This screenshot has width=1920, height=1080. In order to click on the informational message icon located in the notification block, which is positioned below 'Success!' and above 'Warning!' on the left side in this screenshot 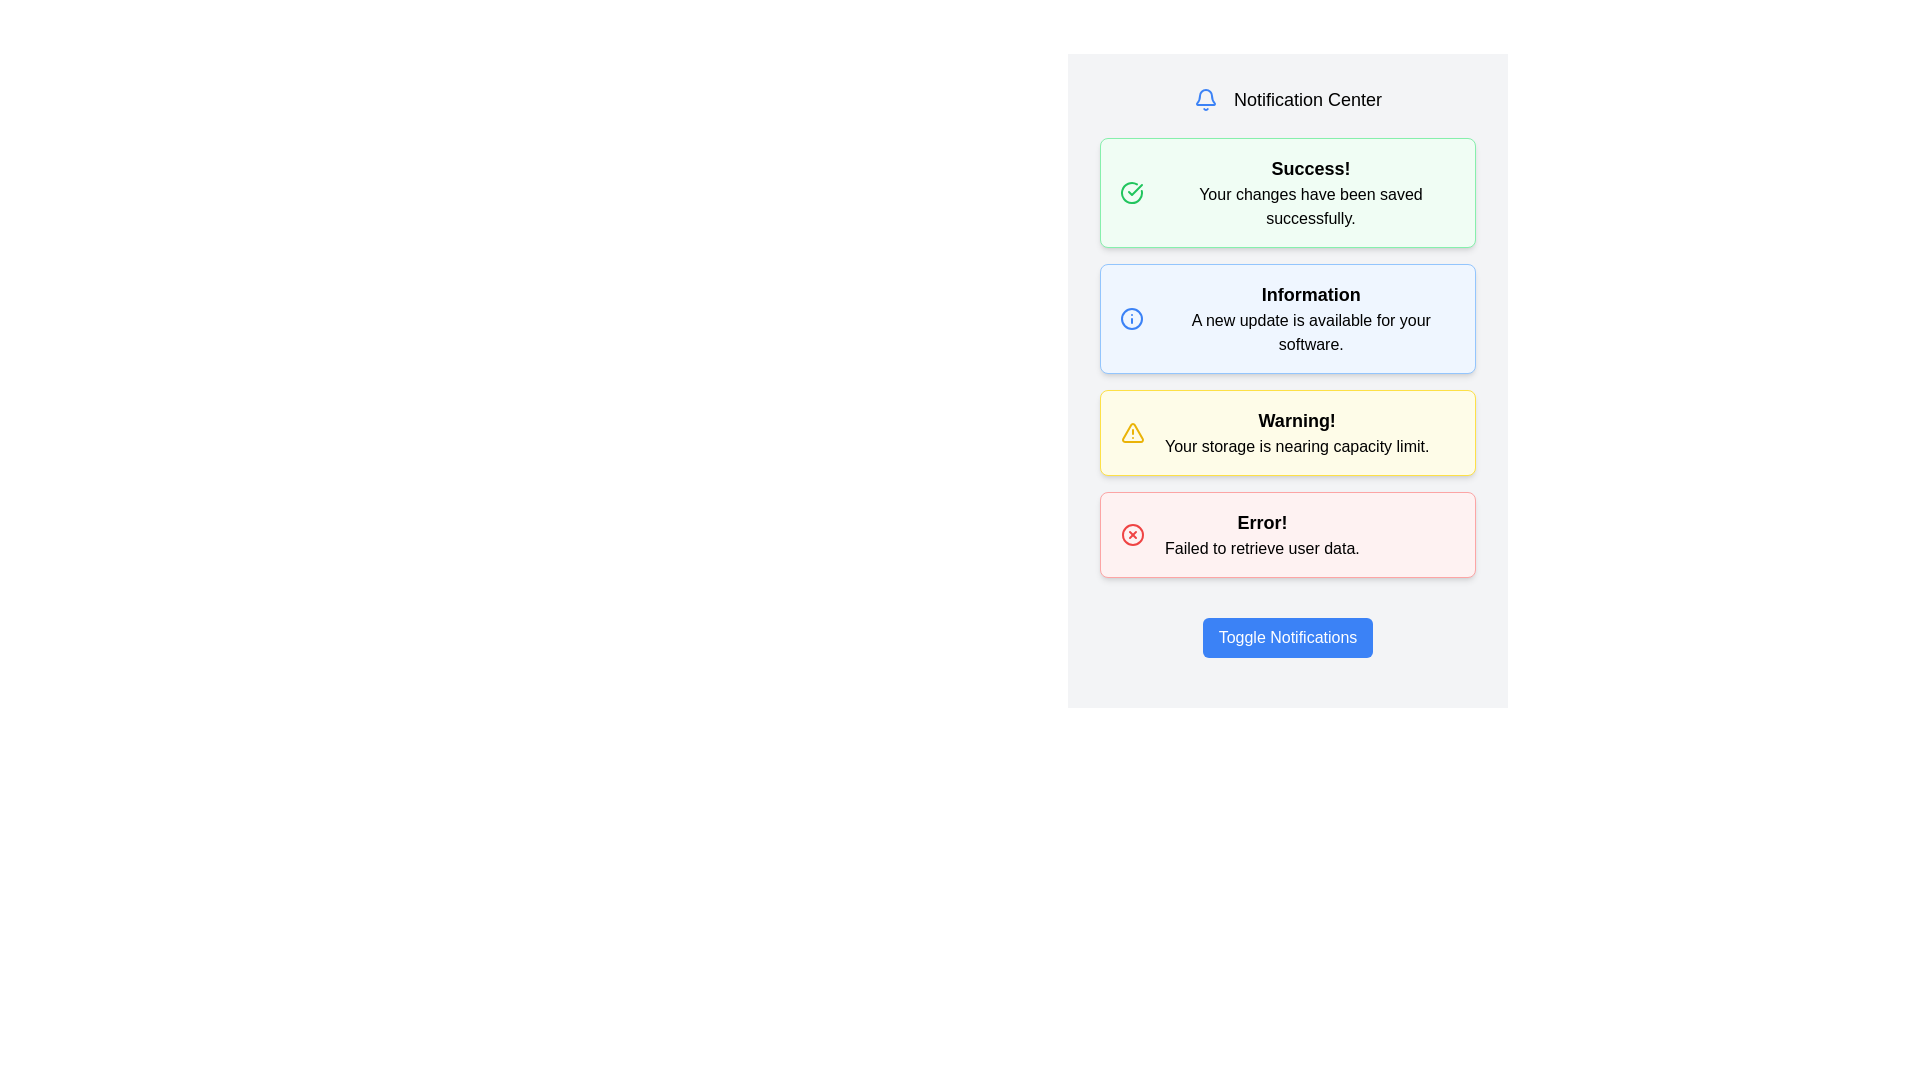, I will do `click(1132, 318)`.